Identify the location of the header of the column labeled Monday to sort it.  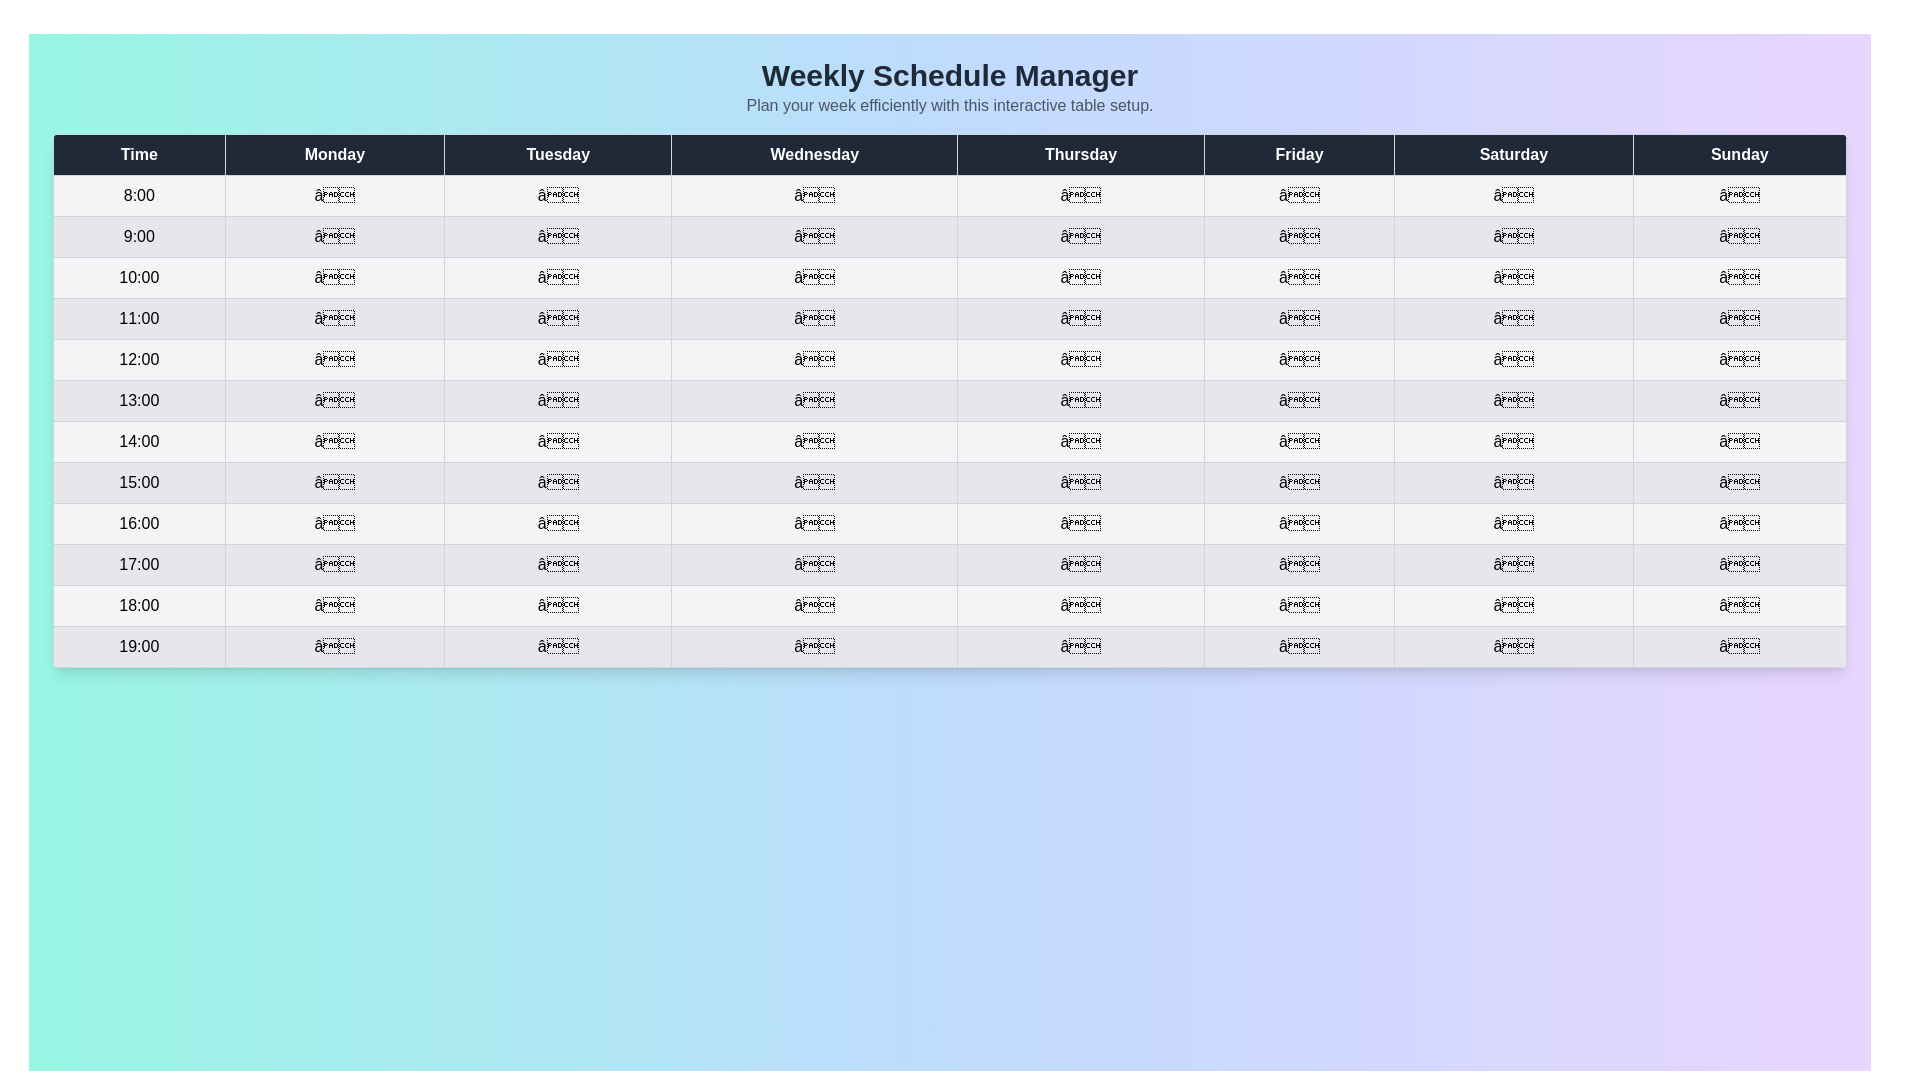
(334, 153).